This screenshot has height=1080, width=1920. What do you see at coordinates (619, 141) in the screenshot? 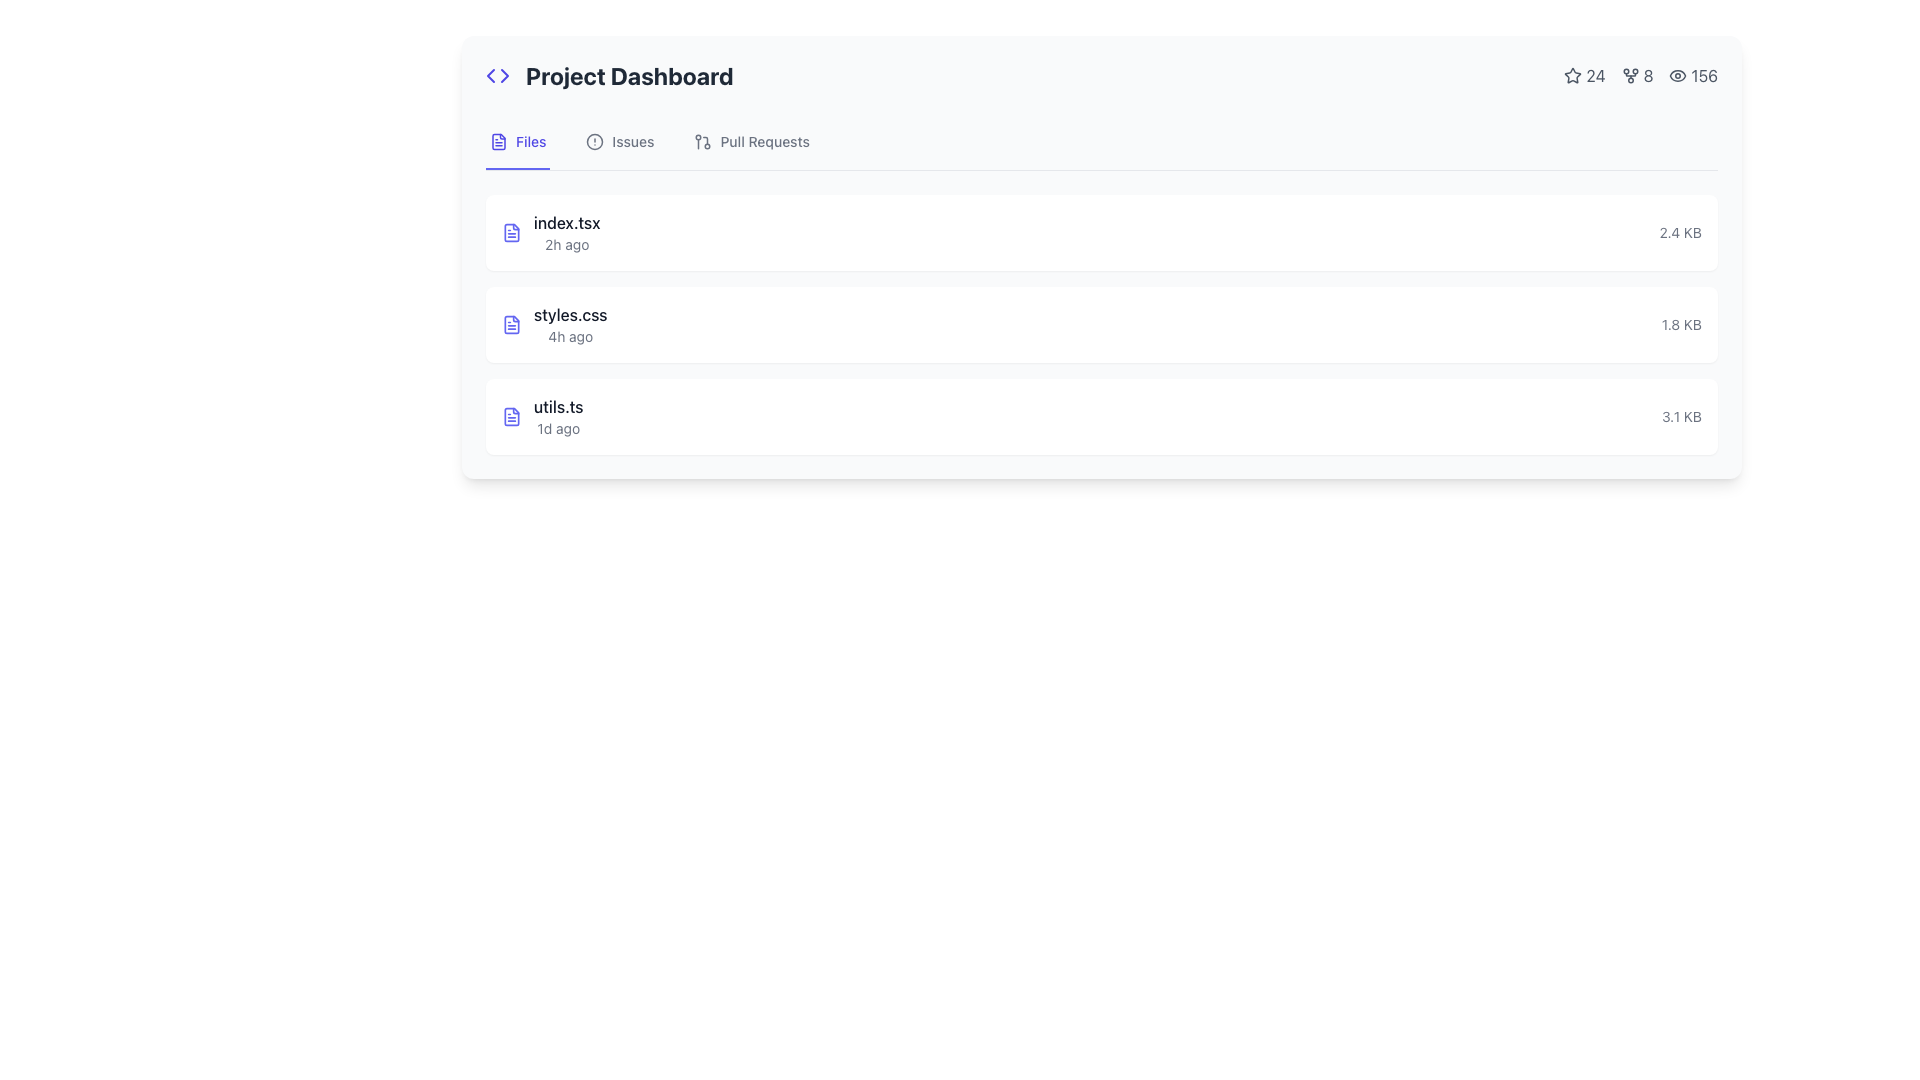
I see `the second tab in the horizontal navigation bar on the dashboard interface` at bounding box center [619, 141].